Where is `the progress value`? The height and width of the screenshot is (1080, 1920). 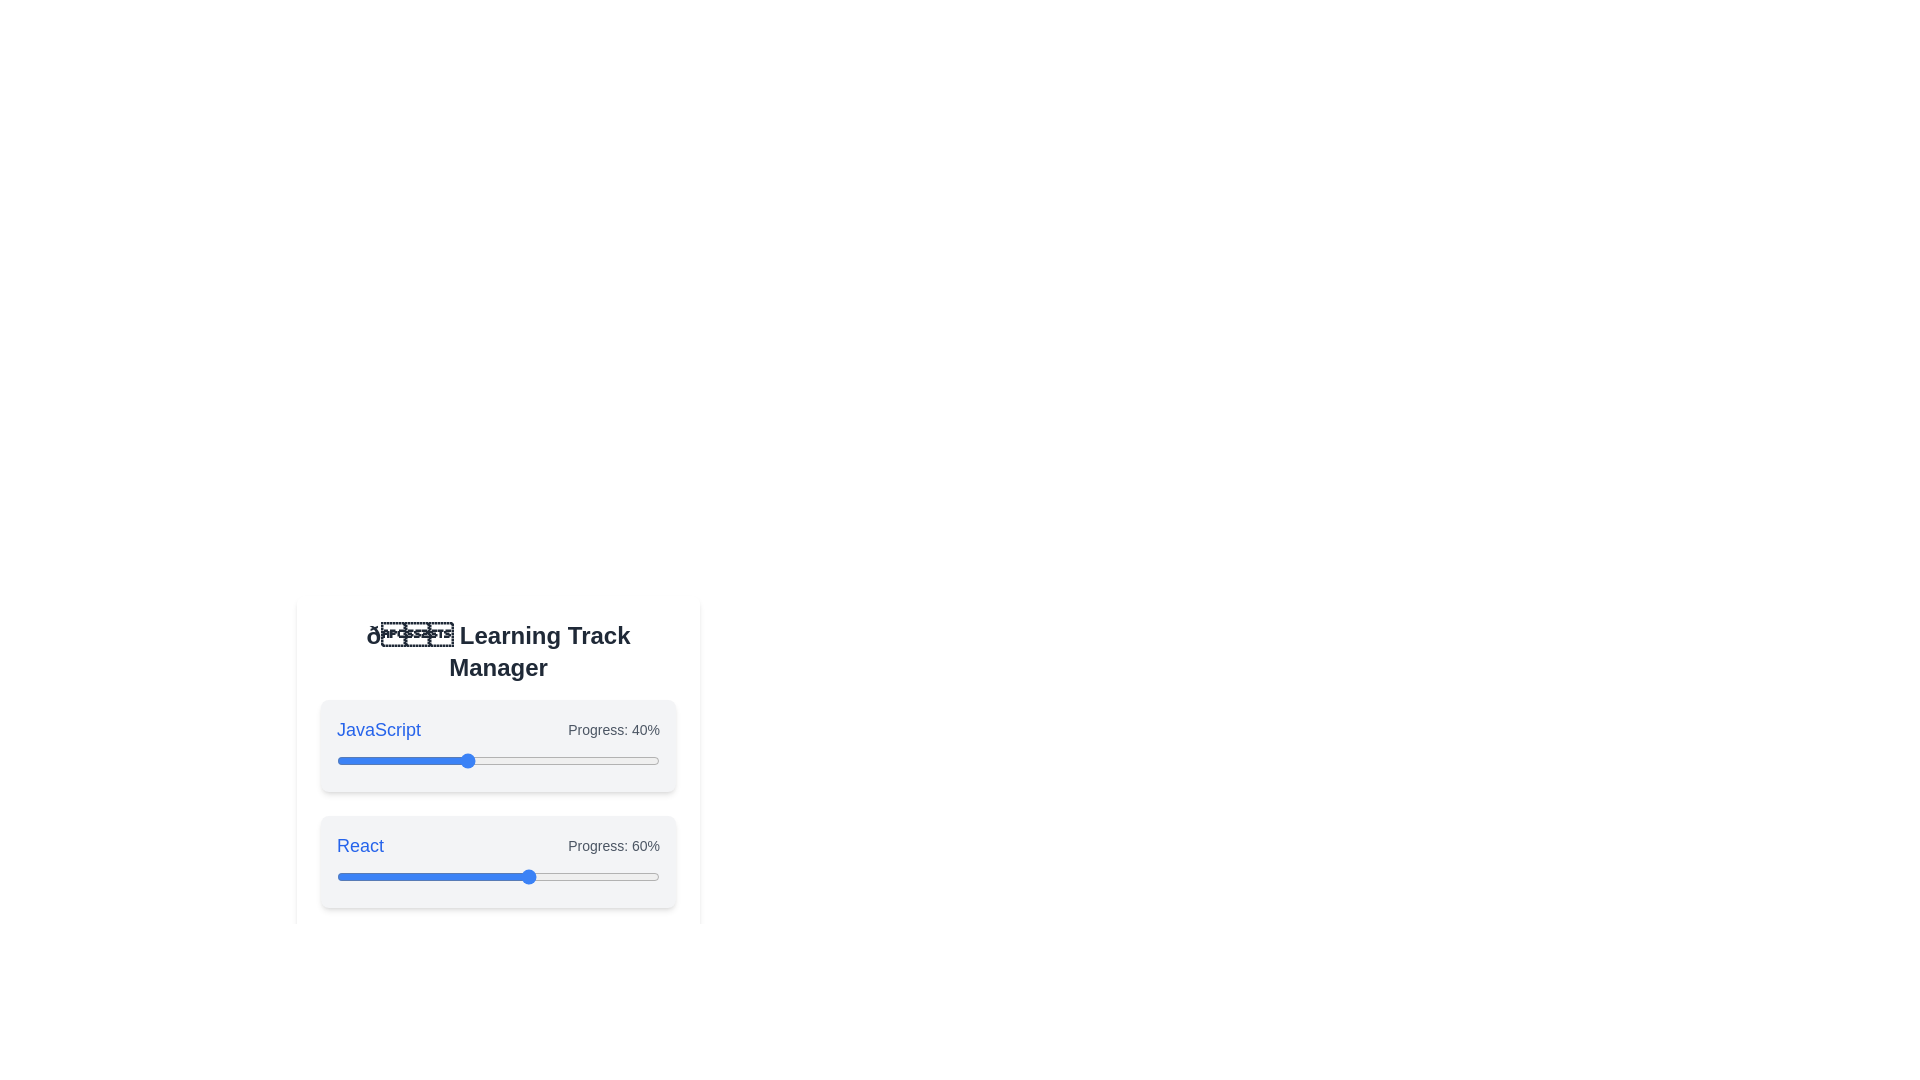 the progress value is located at coordinates (584, 875).